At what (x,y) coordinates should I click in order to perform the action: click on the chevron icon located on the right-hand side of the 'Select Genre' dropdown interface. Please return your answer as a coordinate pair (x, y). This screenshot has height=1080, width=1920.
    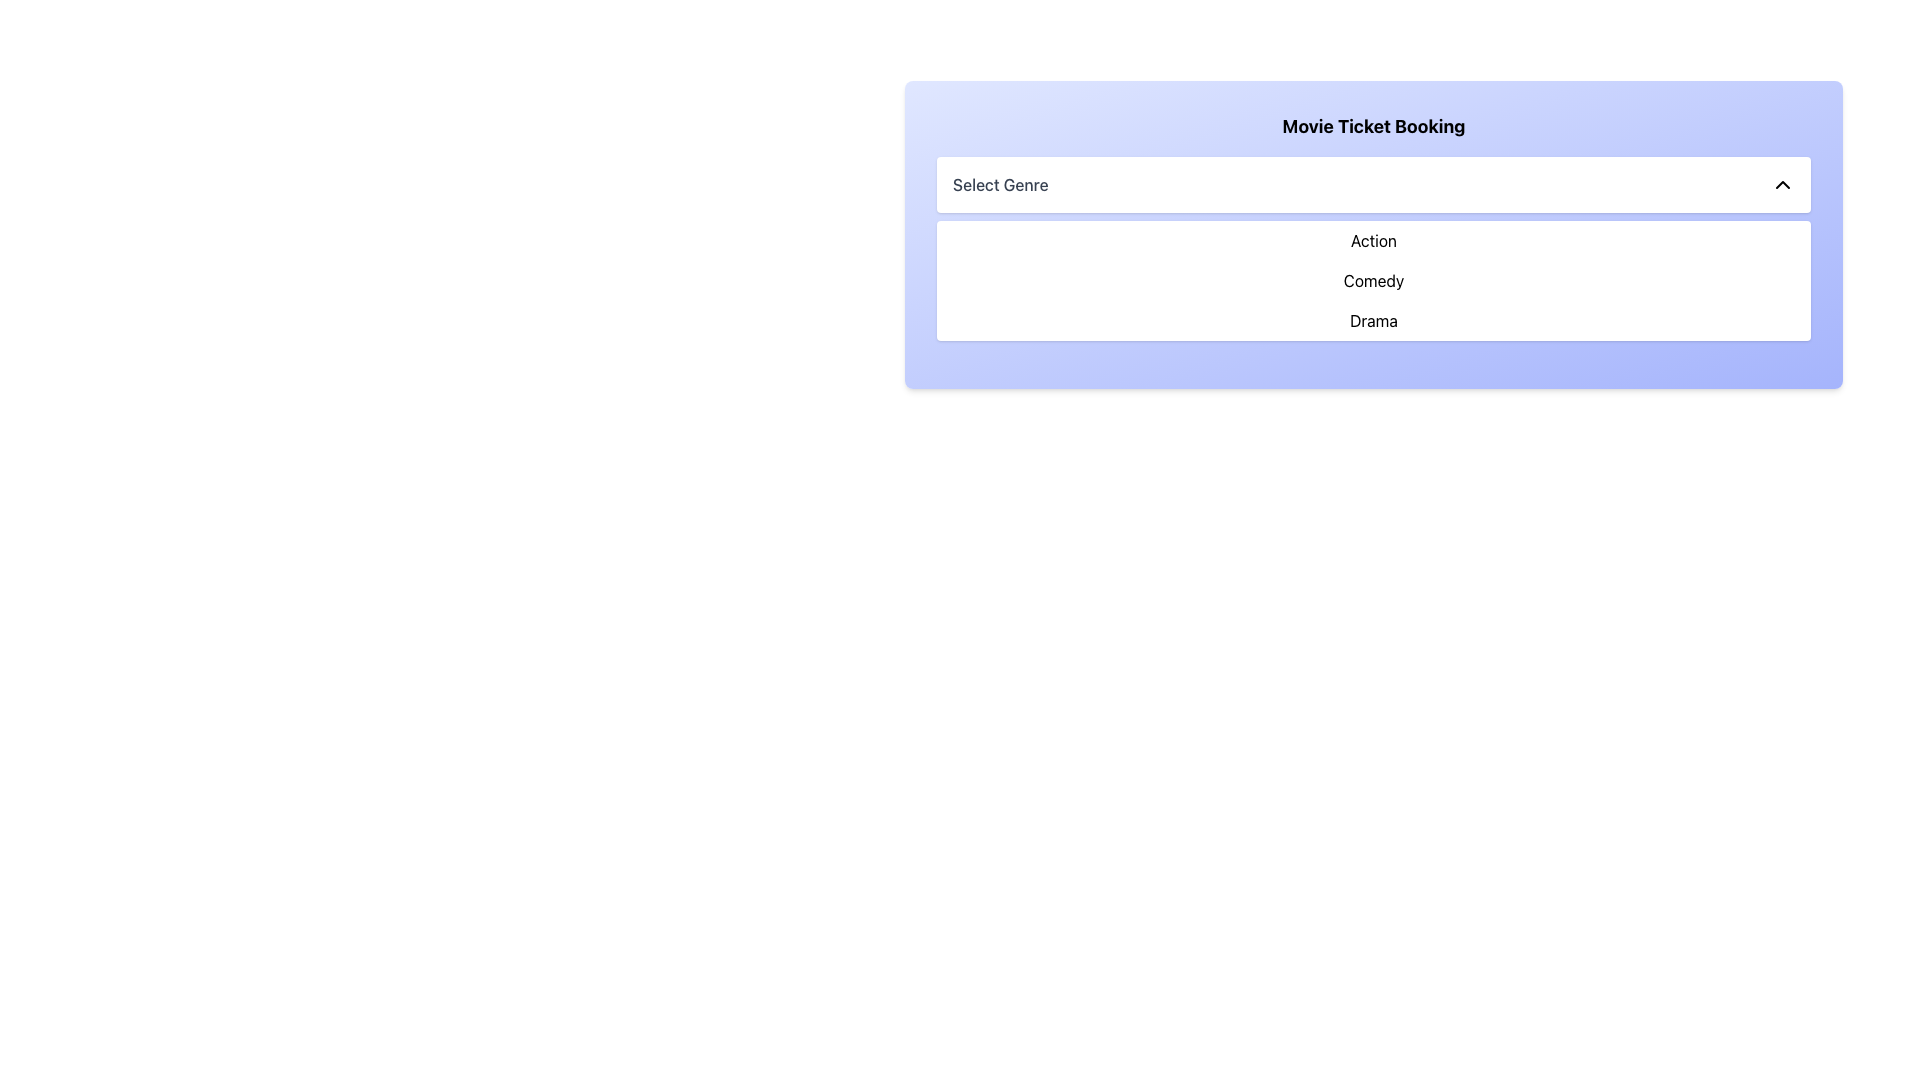
    Looking at the image, I should click on (1782, 185).